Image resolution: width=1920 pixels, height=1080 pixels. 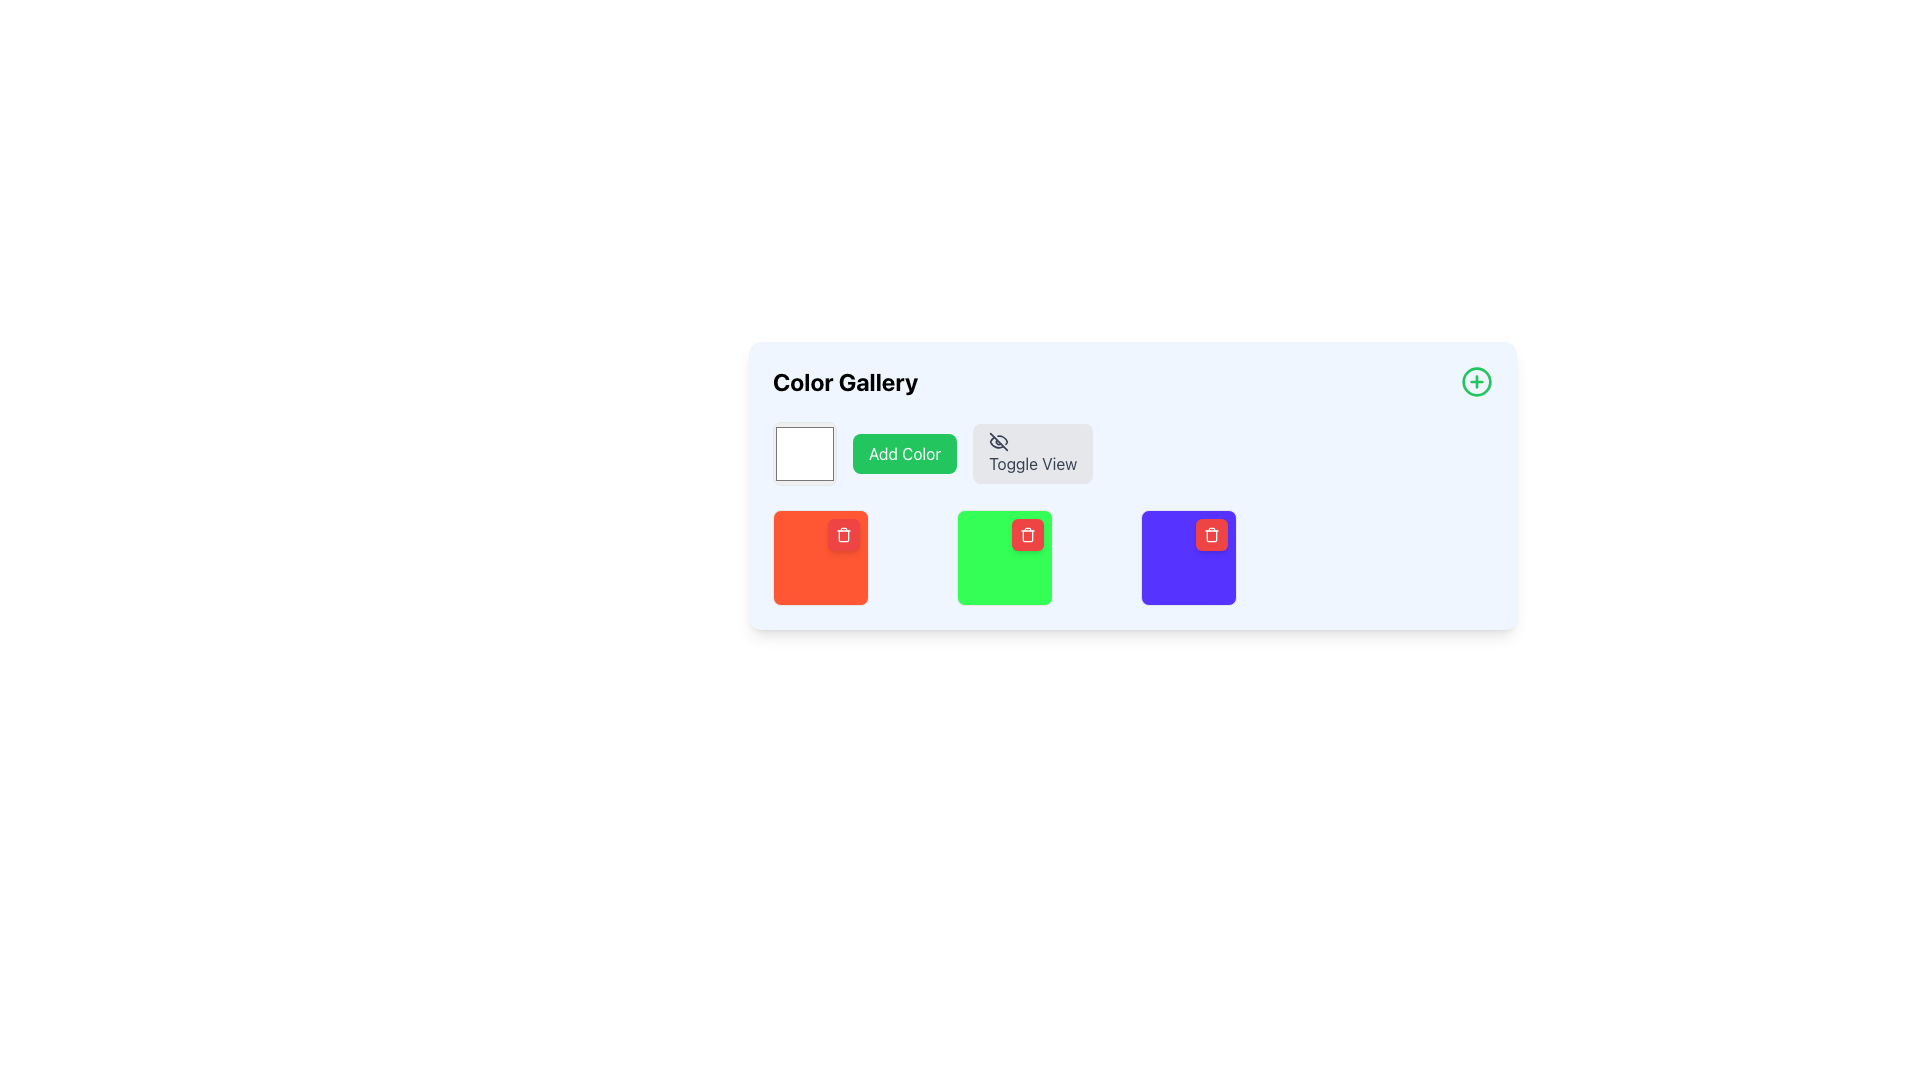 What do you see at coordinates (1033, 454) in the screenshot?
I see `the 'Toggle View' button, which is the third interactive item in the top center group of the interface` at bounding box center [1033, 454].